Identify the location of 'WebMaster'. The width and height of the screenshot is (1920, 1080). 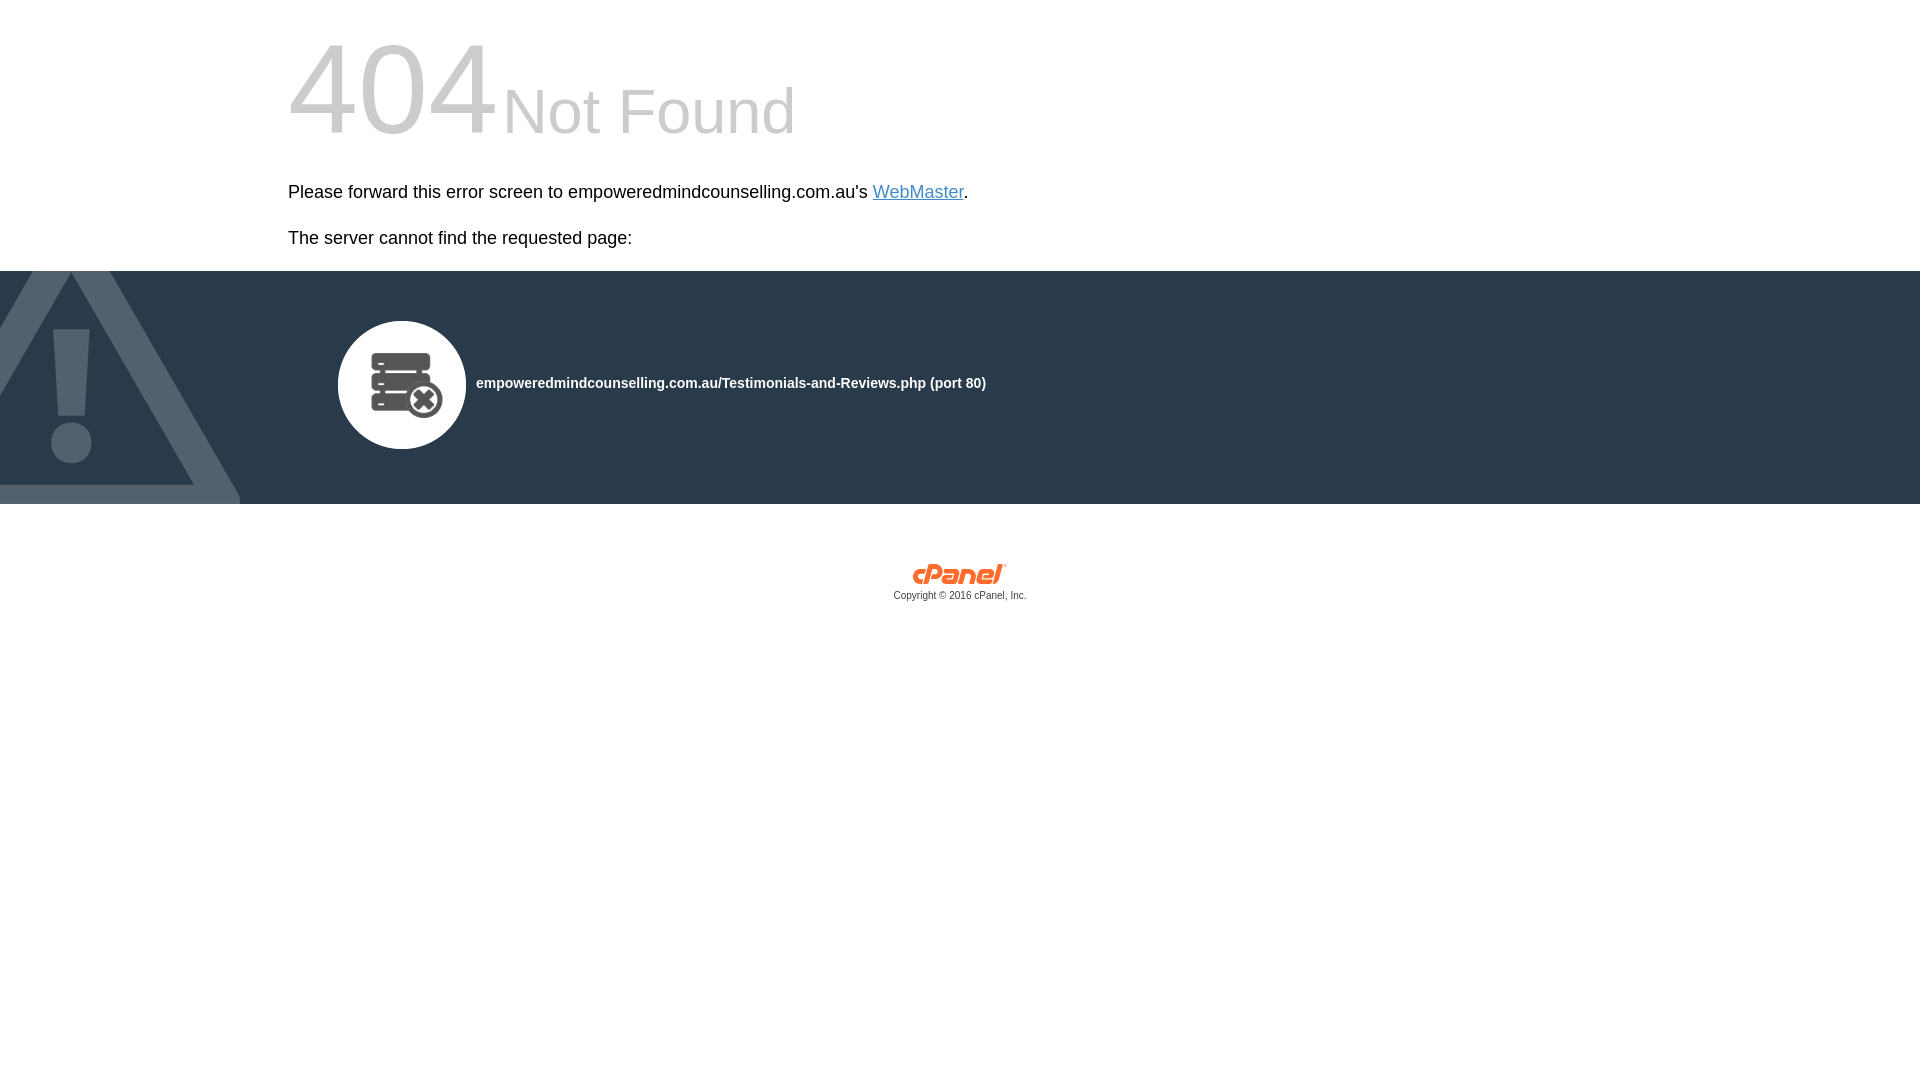
(917, 192).